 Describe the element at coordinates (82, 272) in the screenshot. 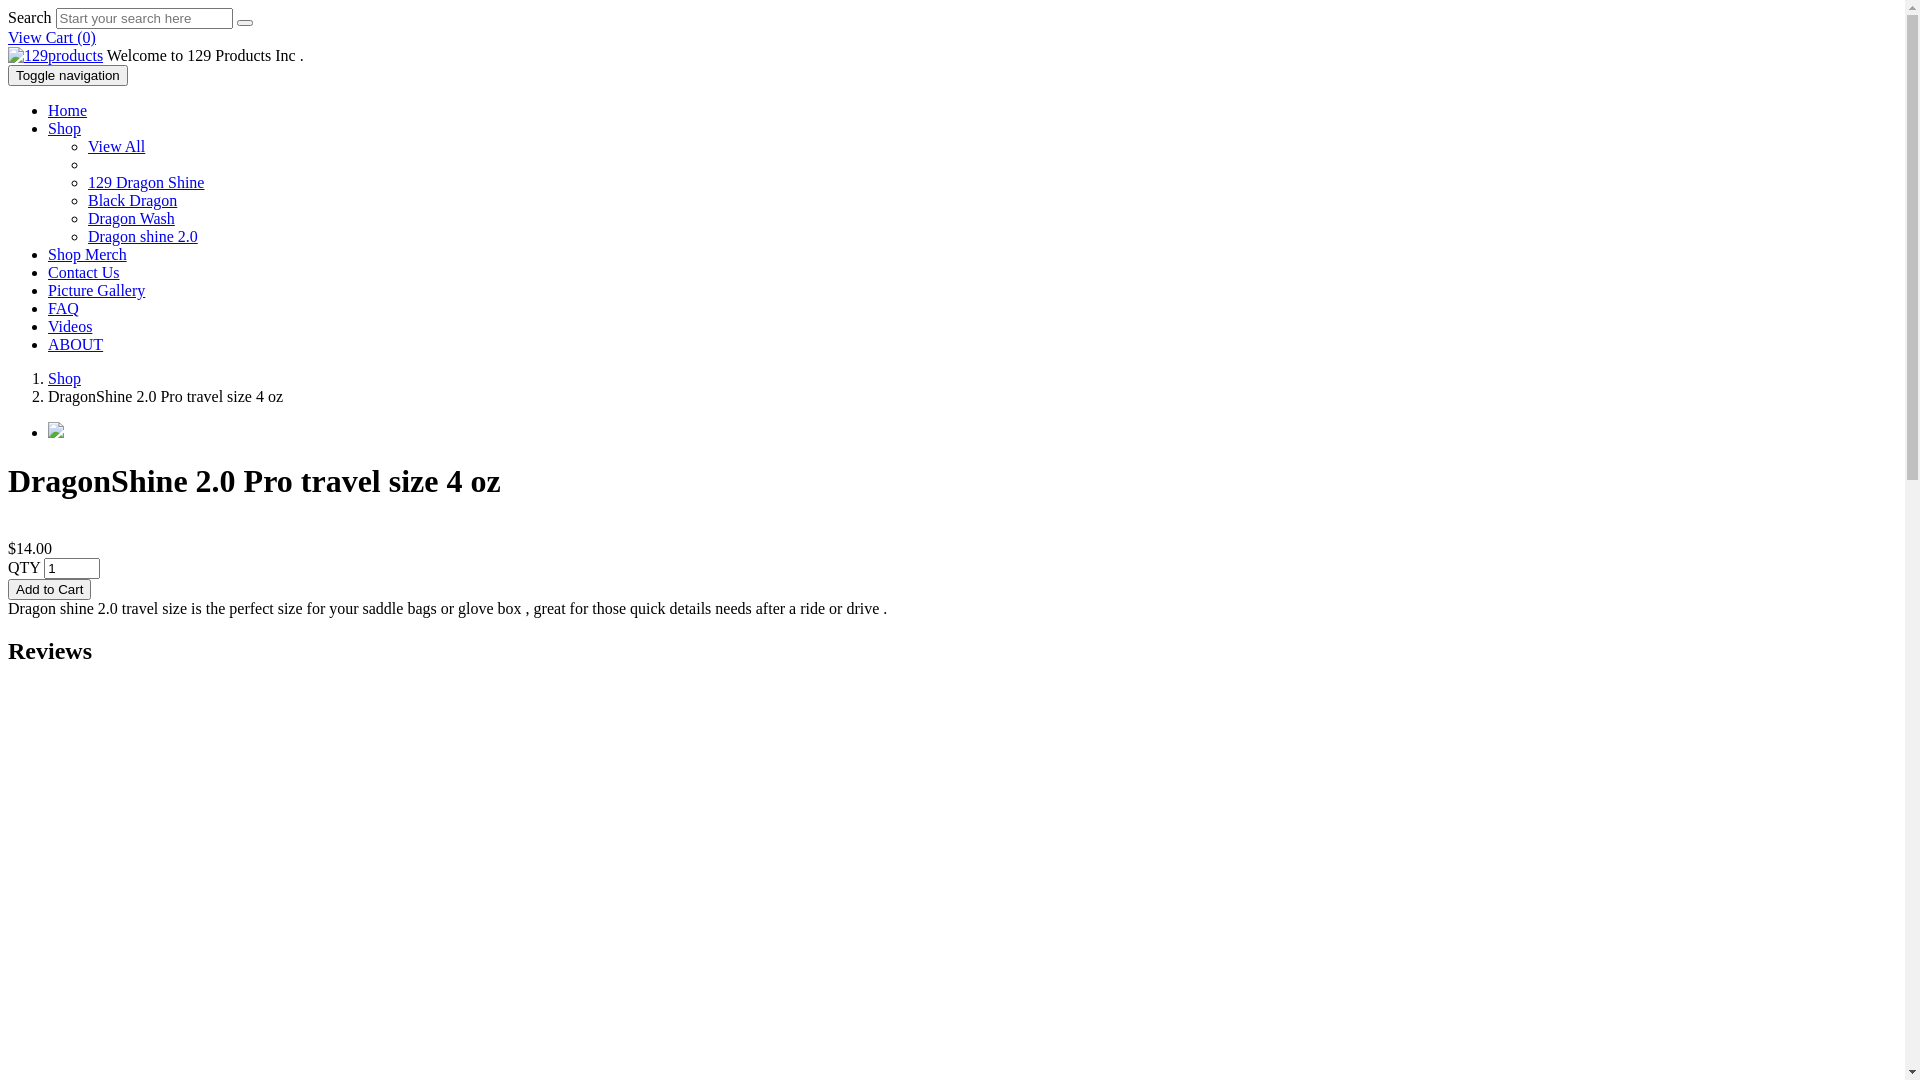

I see `'Contact Us'` at that location.